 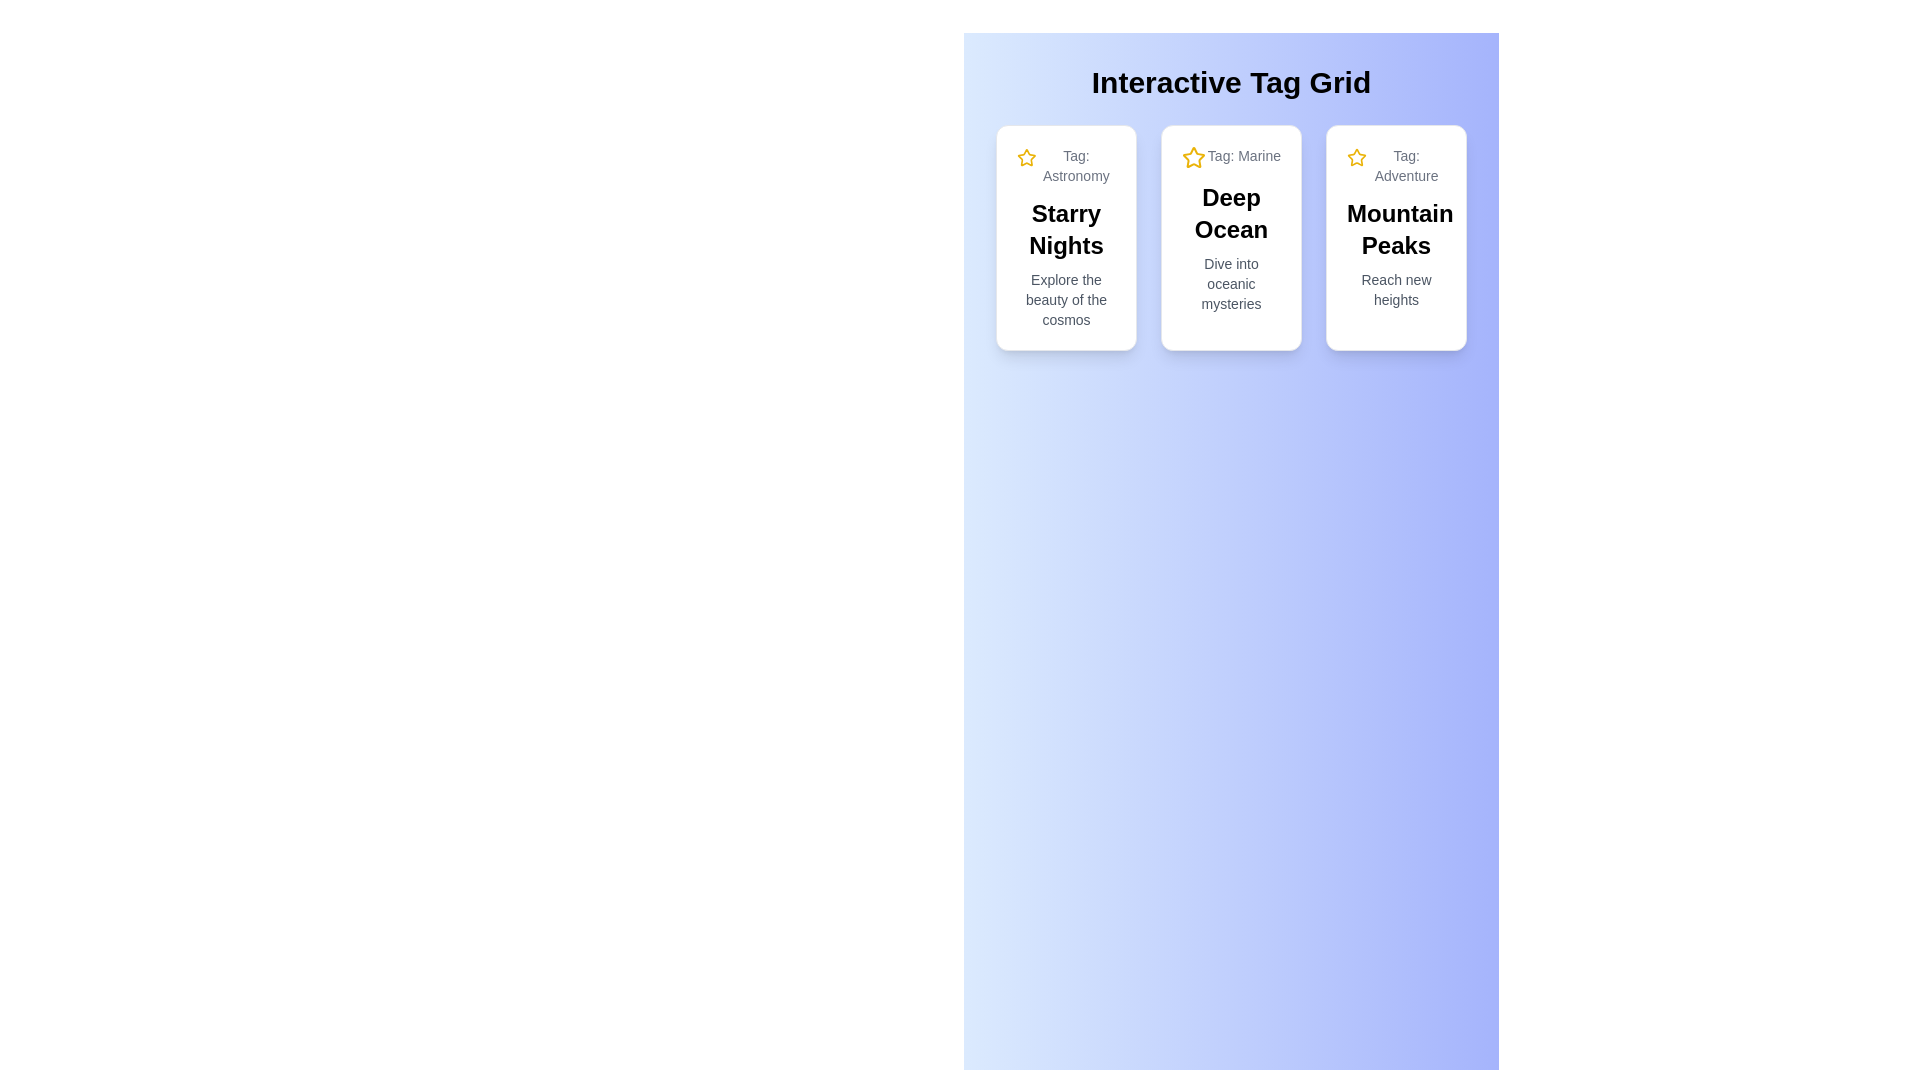 I want to click on the 'Starry Nights' text block located within the 'Tag: Astronomy' card, which features bold and large text in a two-line layout, so click(x=1065, y=229).